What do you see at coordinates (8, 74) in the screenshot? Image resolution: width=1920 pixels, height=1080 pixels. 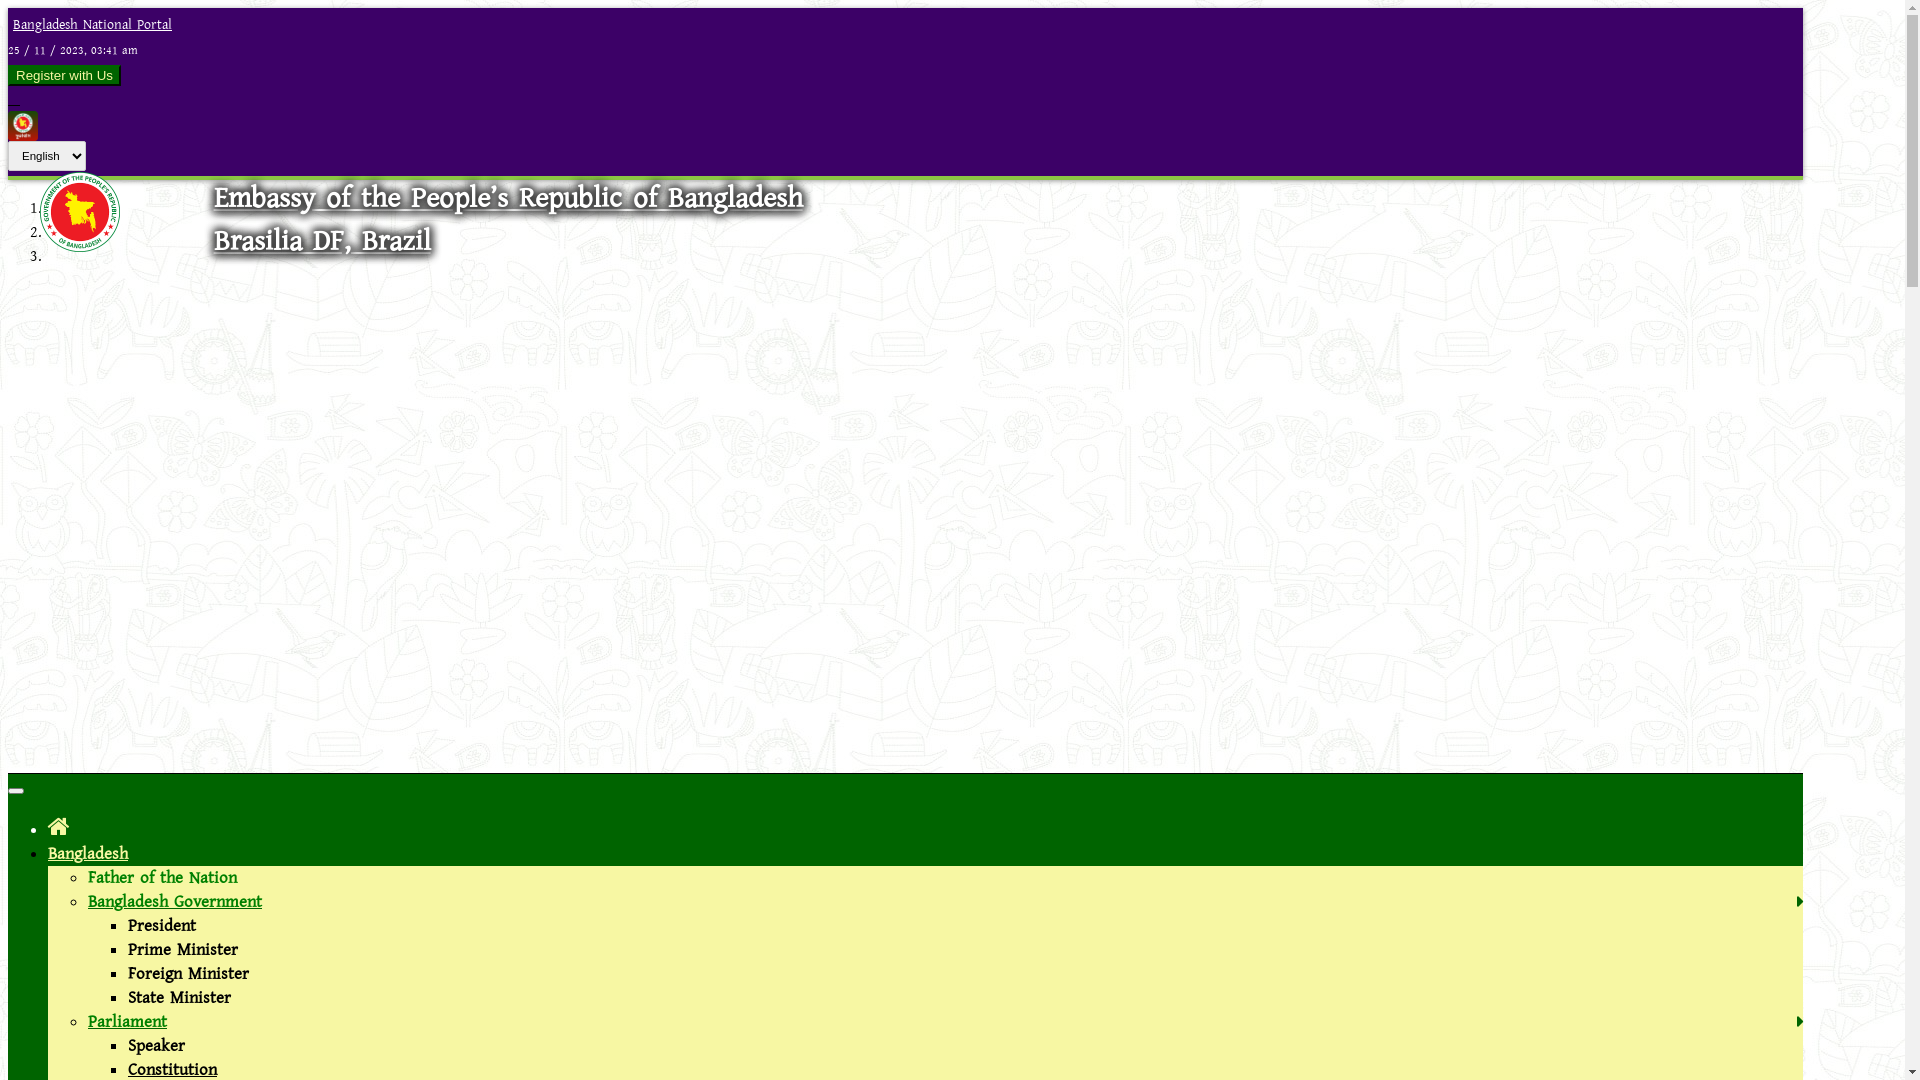 I see `'Register with Us'` at bounding box center [8, 74].